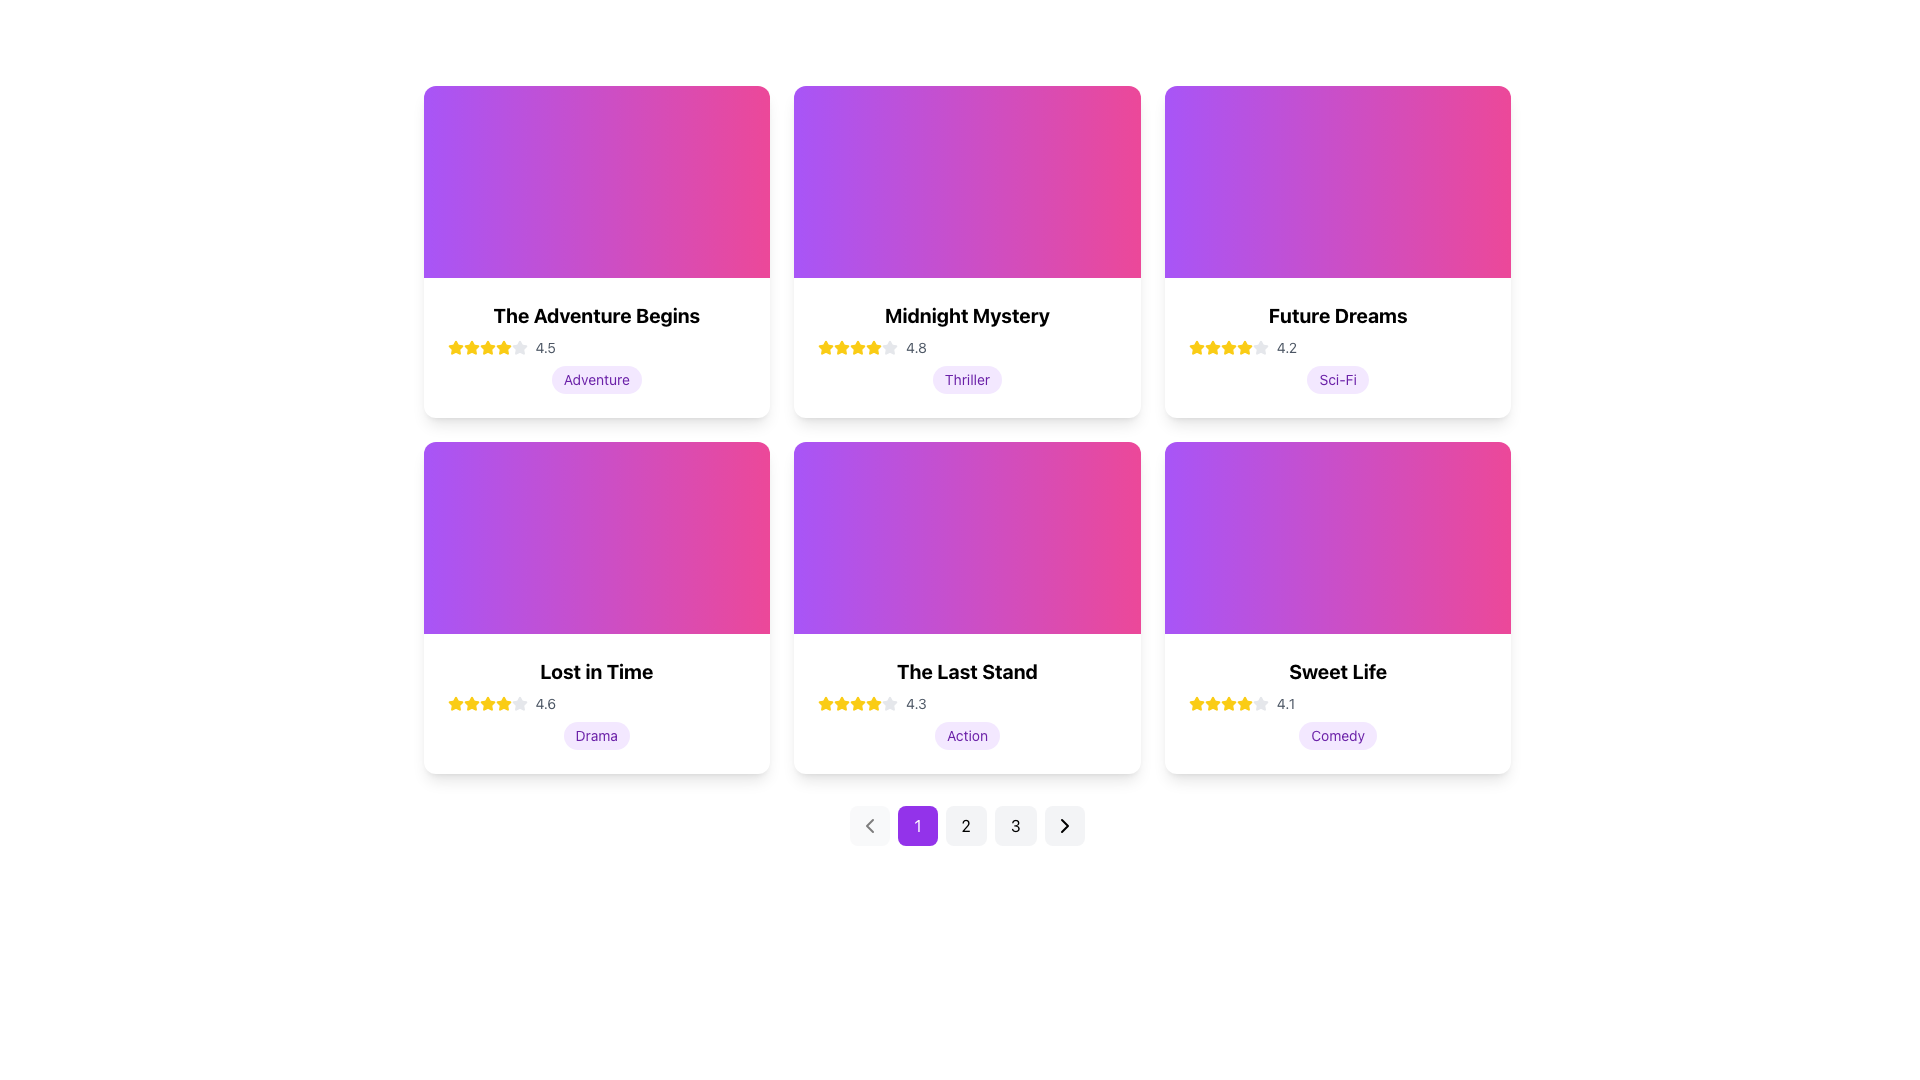 This screenshot has width=1920, height=1080. Describe the element at coordinates (967, 315) in the screenshot. I see `the text label that serves as the title of the card labeled 'Midnight Mystery', which is positioned in the upper-middle region of the card, above the star rating and genre label 'Thriller'` at that location.